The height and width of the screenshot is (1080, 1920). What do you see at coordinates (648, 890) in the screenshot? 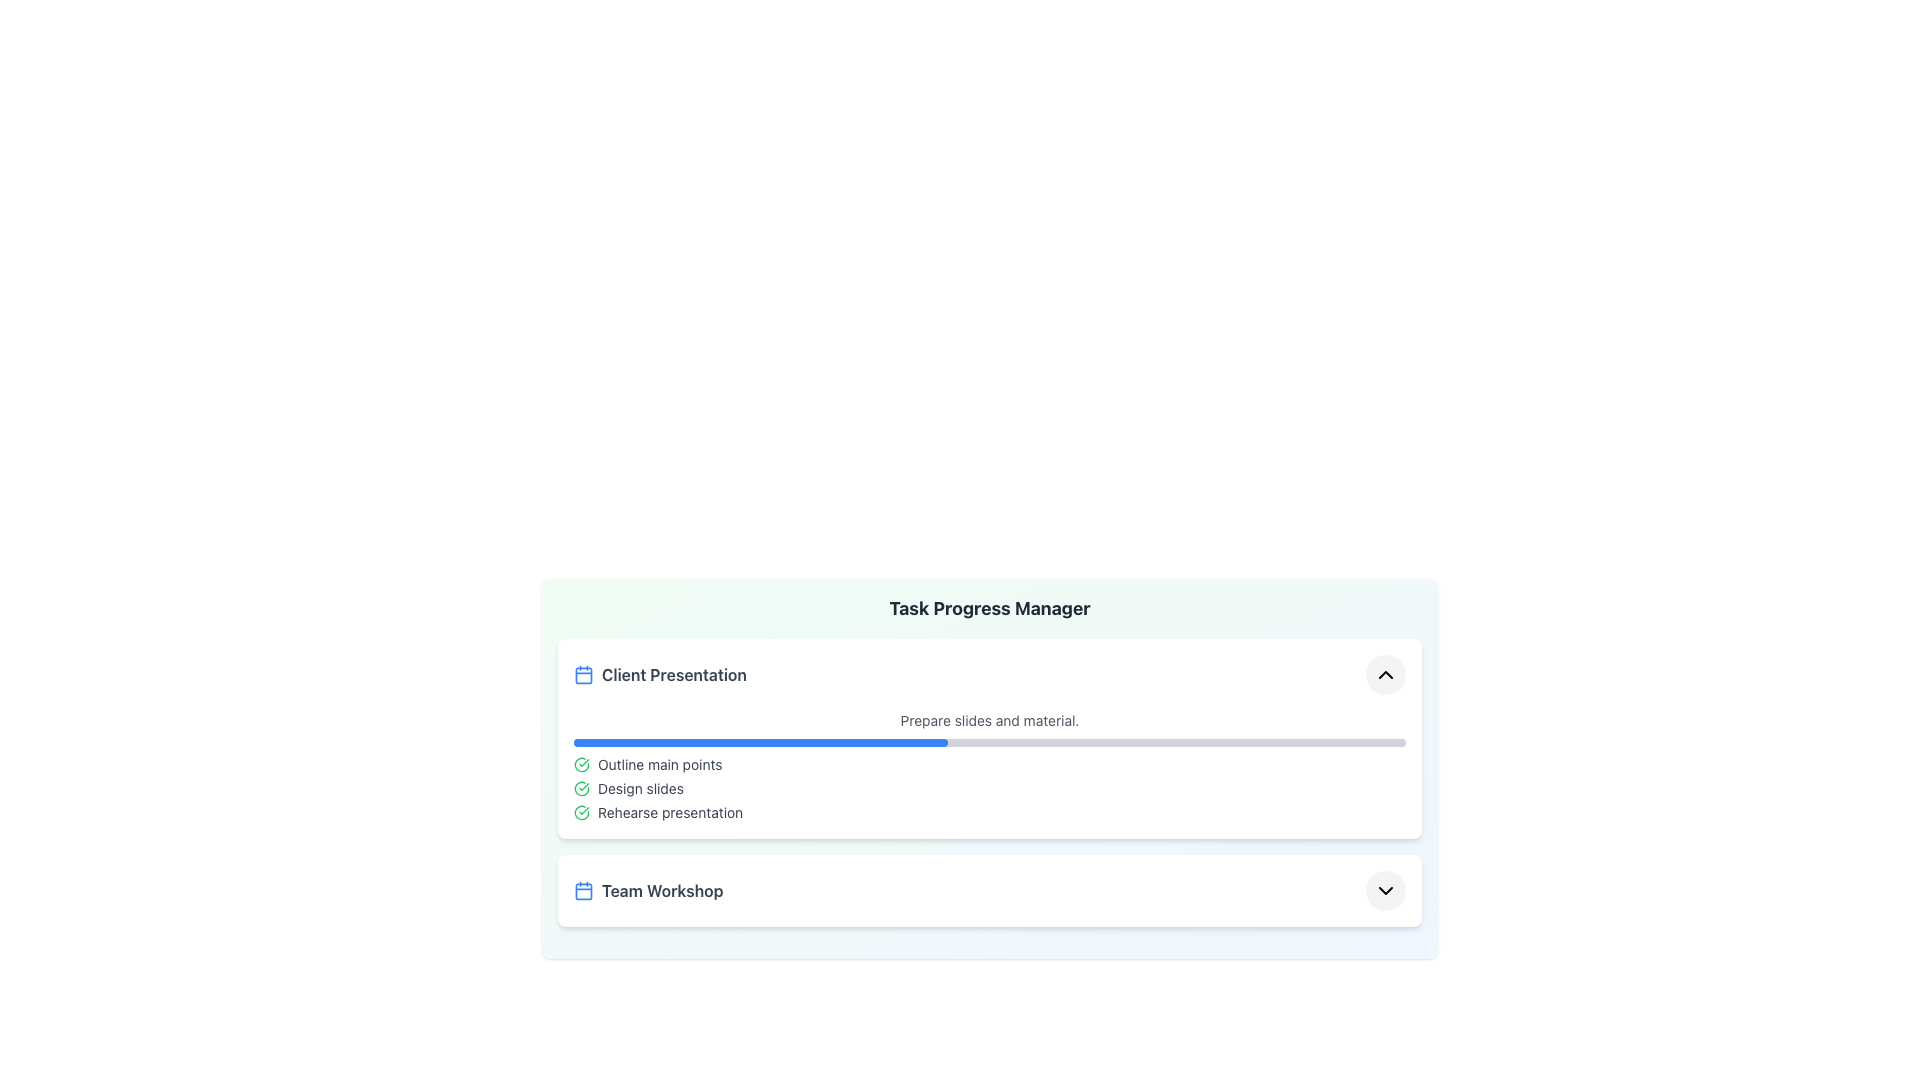
I see `the text label with an icon located at the bottom of the white card, which identifies a specific team-related workshop or event` at bounding box center [648, 890].